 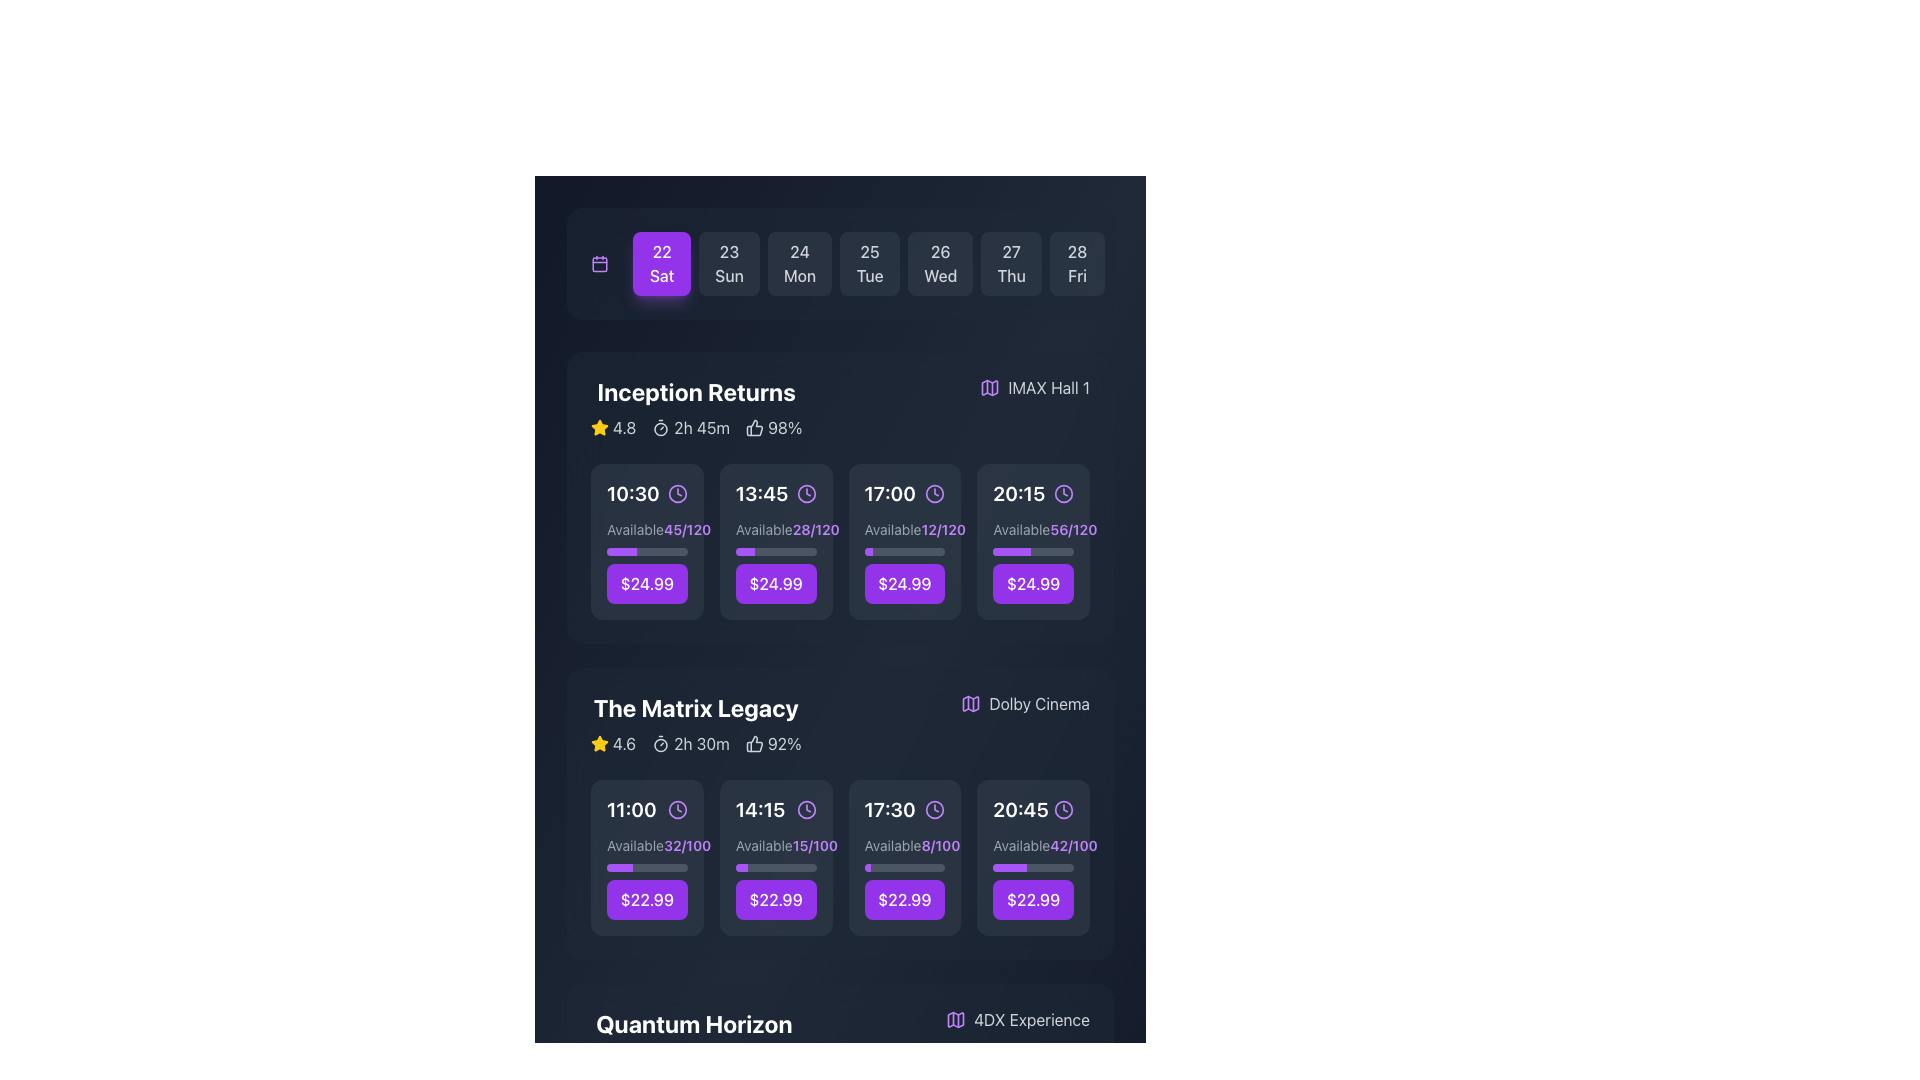 I want to click on the star icon in the Composite text block for 'The Matrix Legacy' movie details, so click(x=696, y=744).